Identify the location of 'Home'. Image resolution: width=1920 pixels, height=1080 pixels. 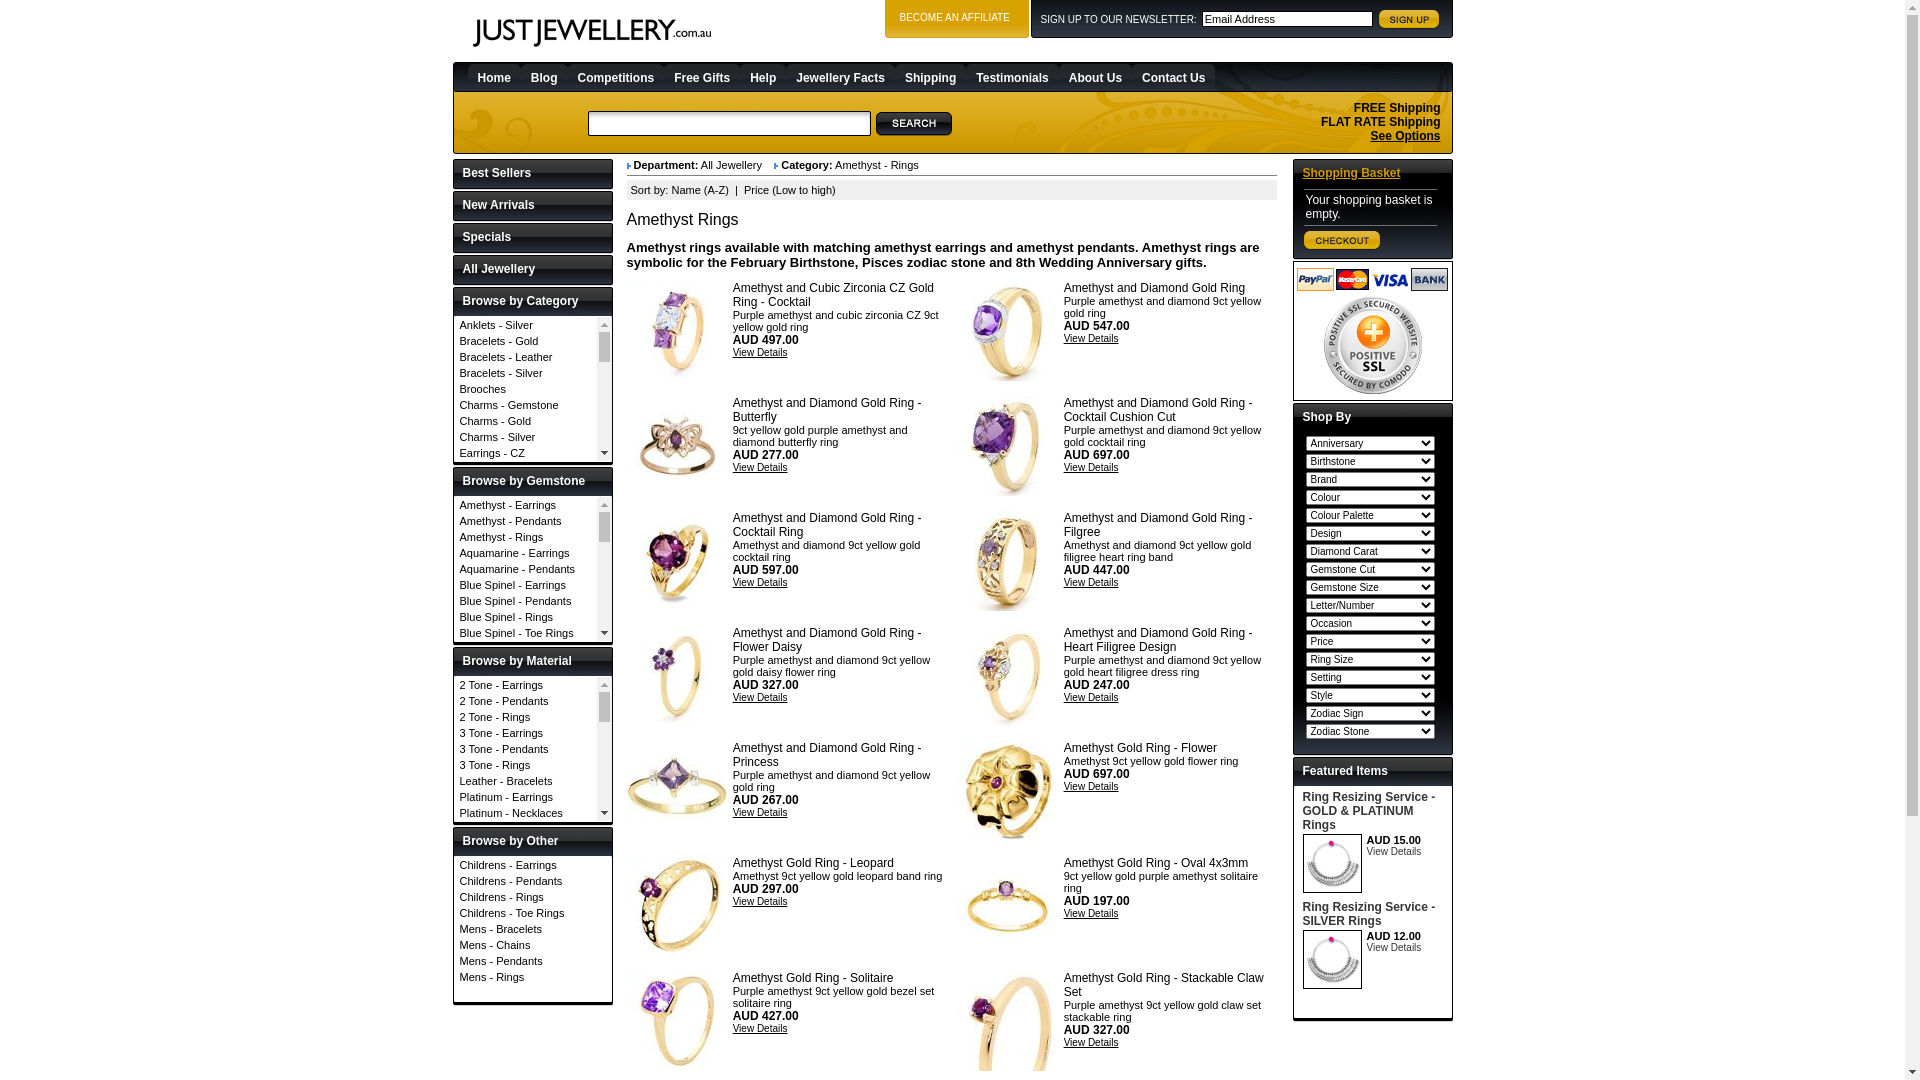
(494, 76).